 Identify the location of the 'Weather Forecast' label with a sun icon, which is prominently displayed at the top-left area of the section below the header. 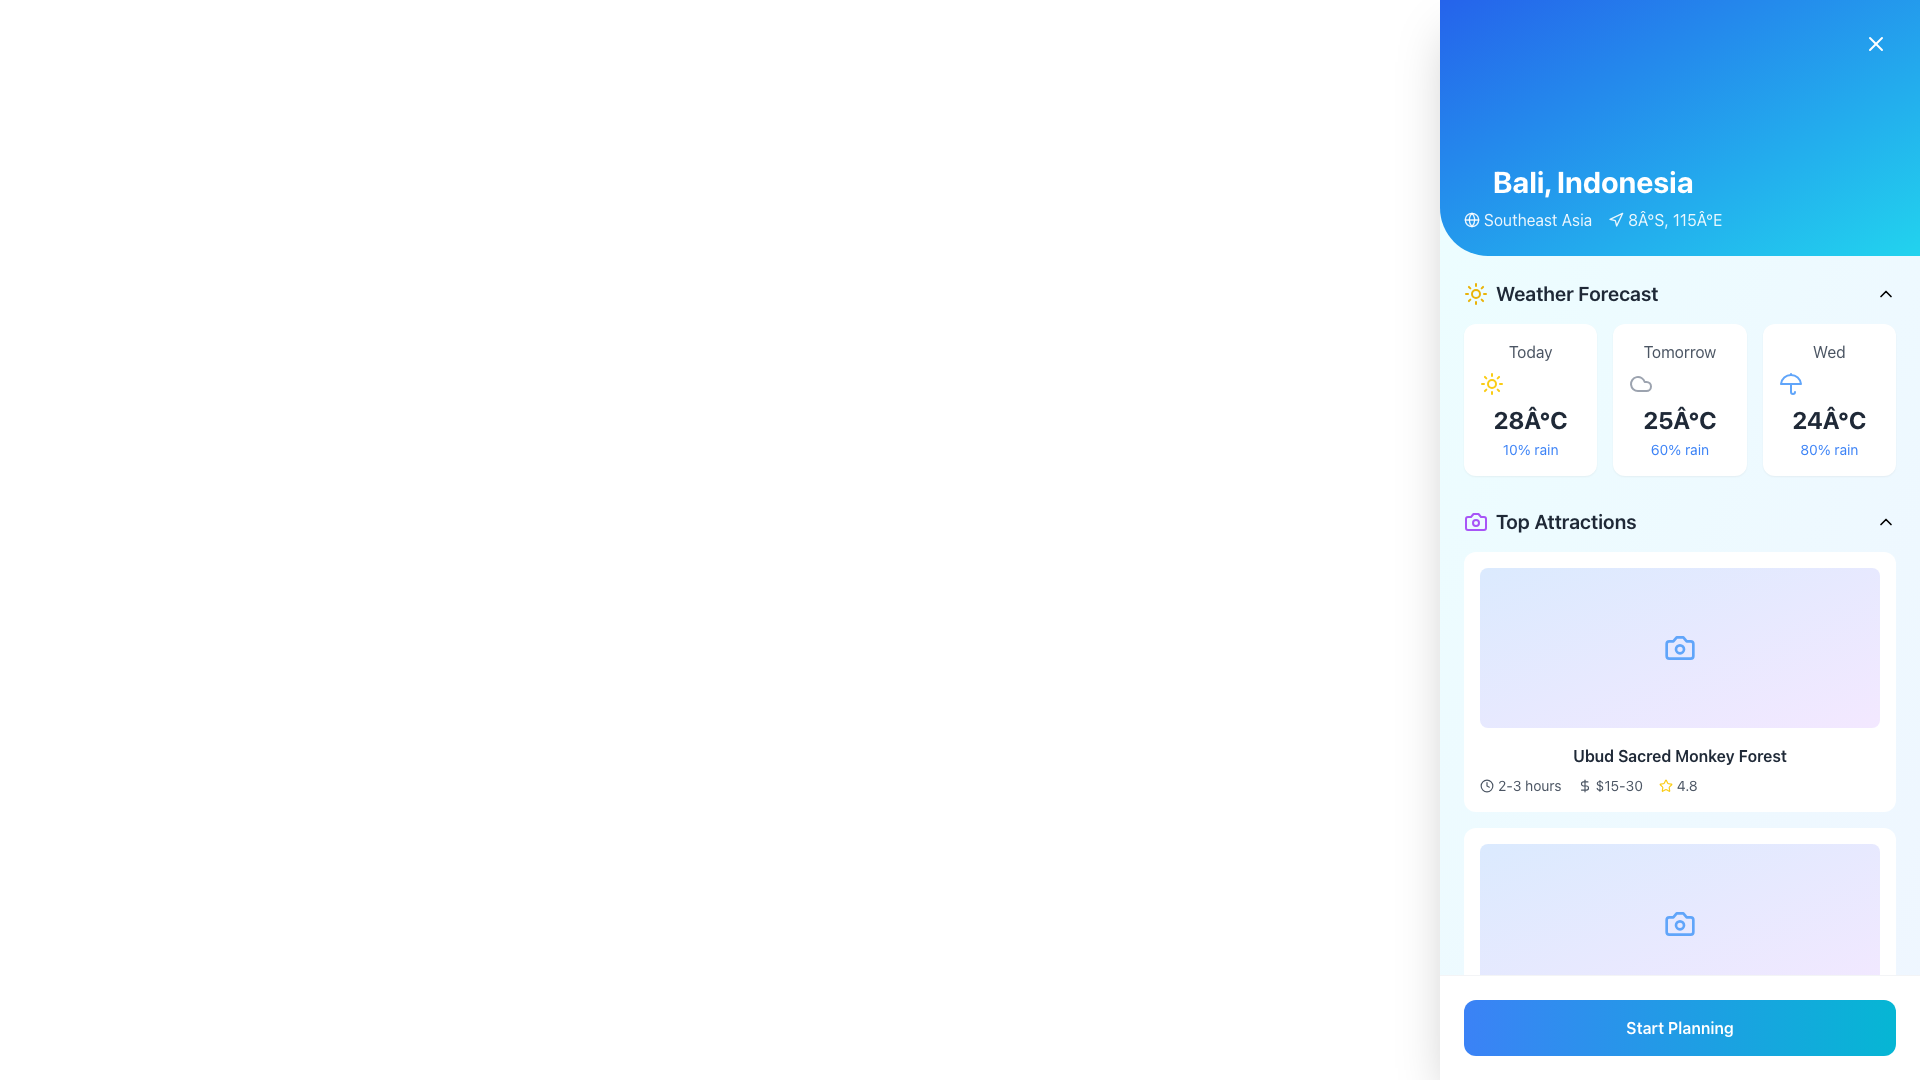
(1560, 293).